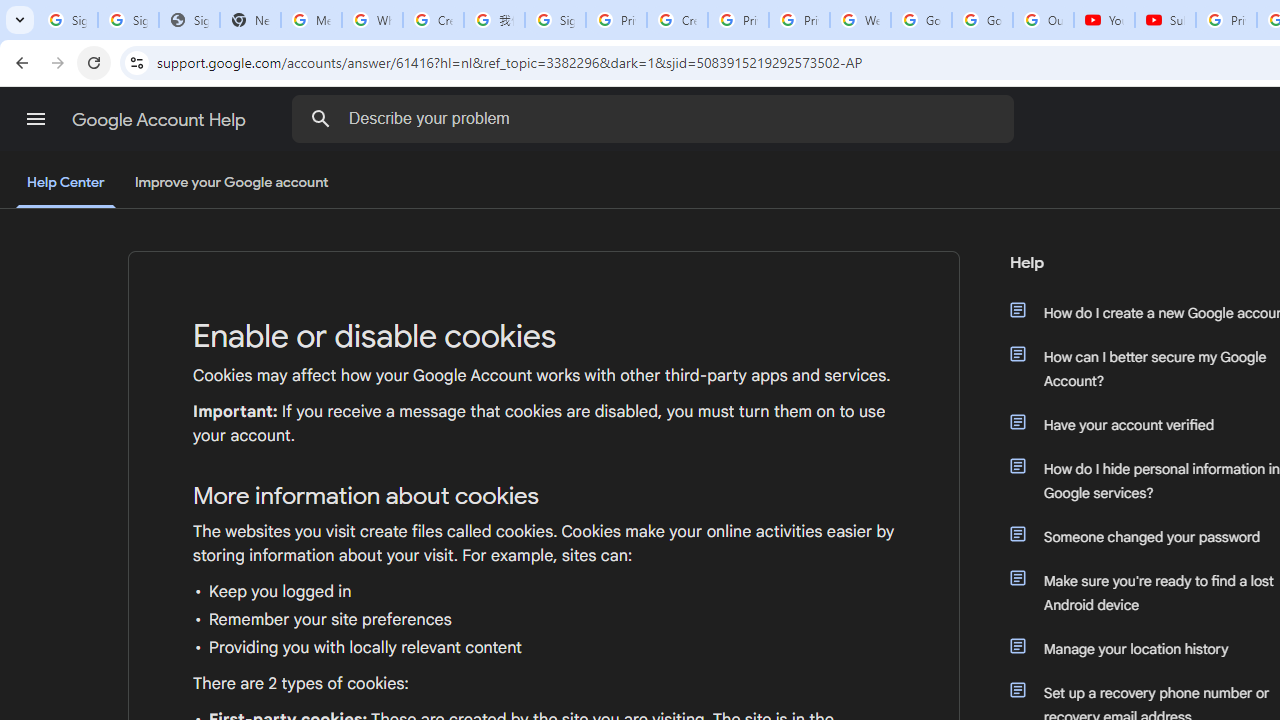 This screenshot has height=720, width=1280. What do you see at coordinates (189, 20) in the screenshot?
I see `'Sign In - USA TODAY'` at bounding box center [189, 20].